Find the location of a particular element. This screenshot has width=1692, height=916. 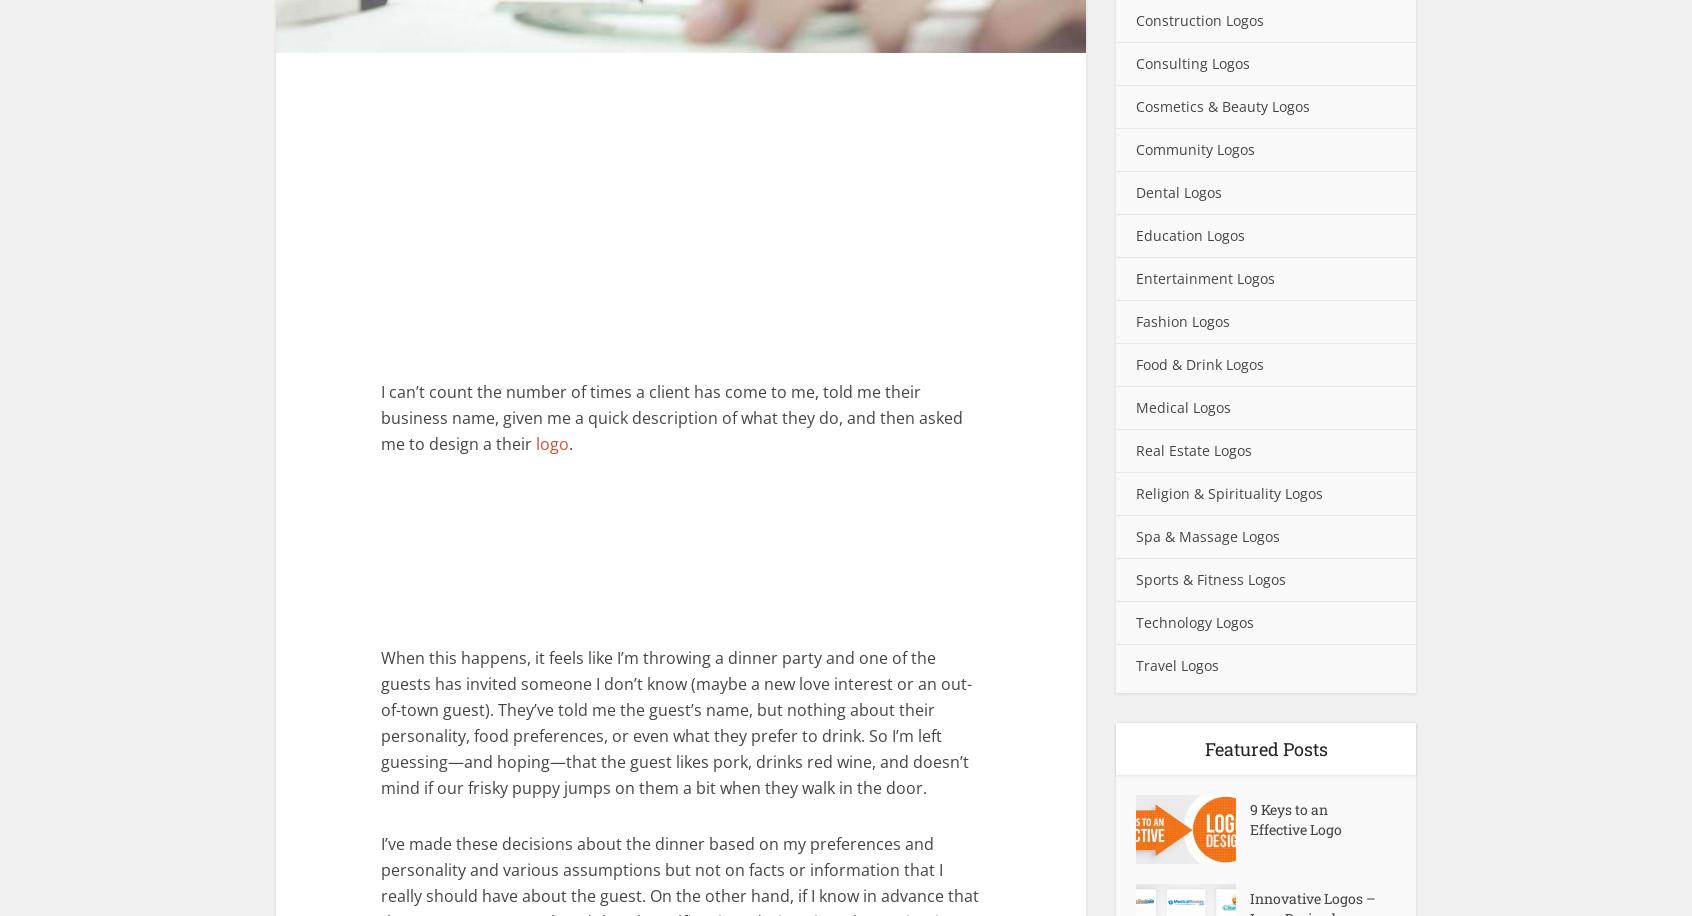

'Dental Logos' is located at coordinates (1177, 191).